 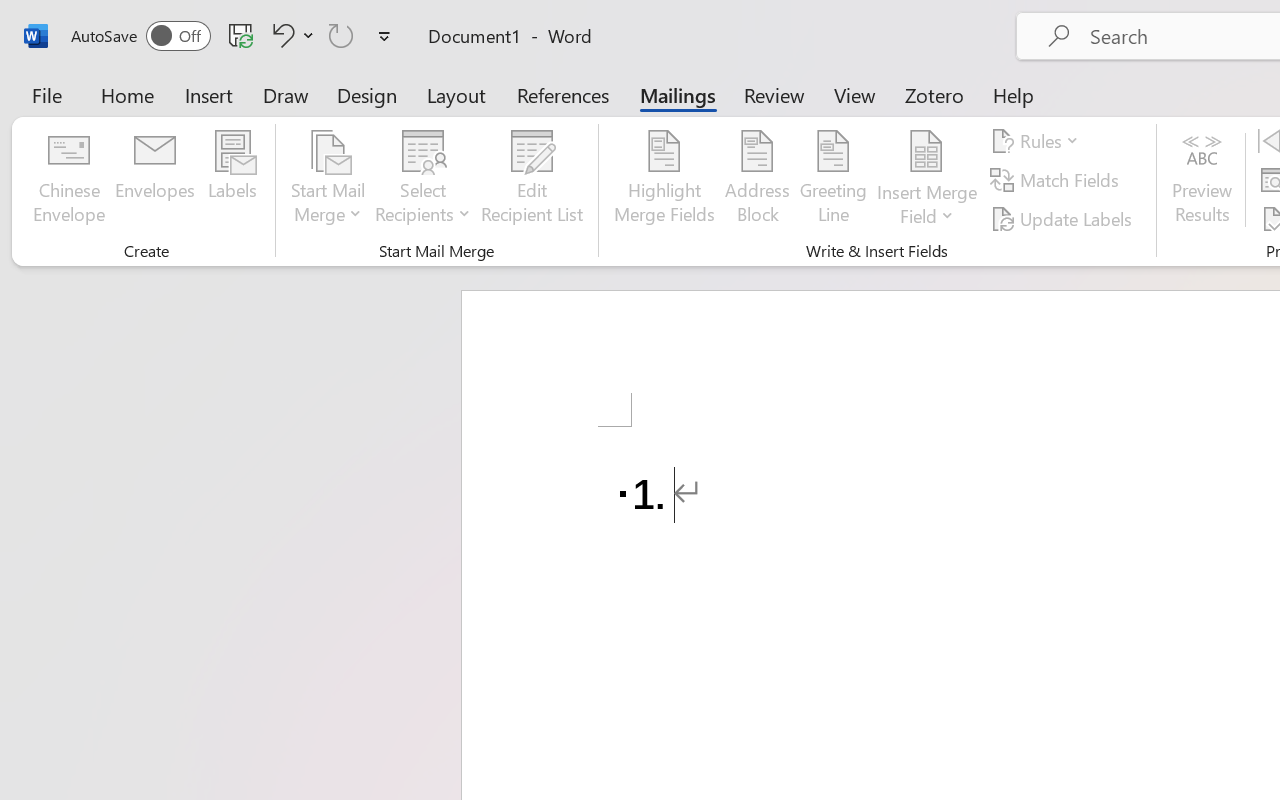 What do you see at coordinates (69, 179) in the screenshot?
I see `'Chinese Envelope...'` at bounding box center [69, 179].